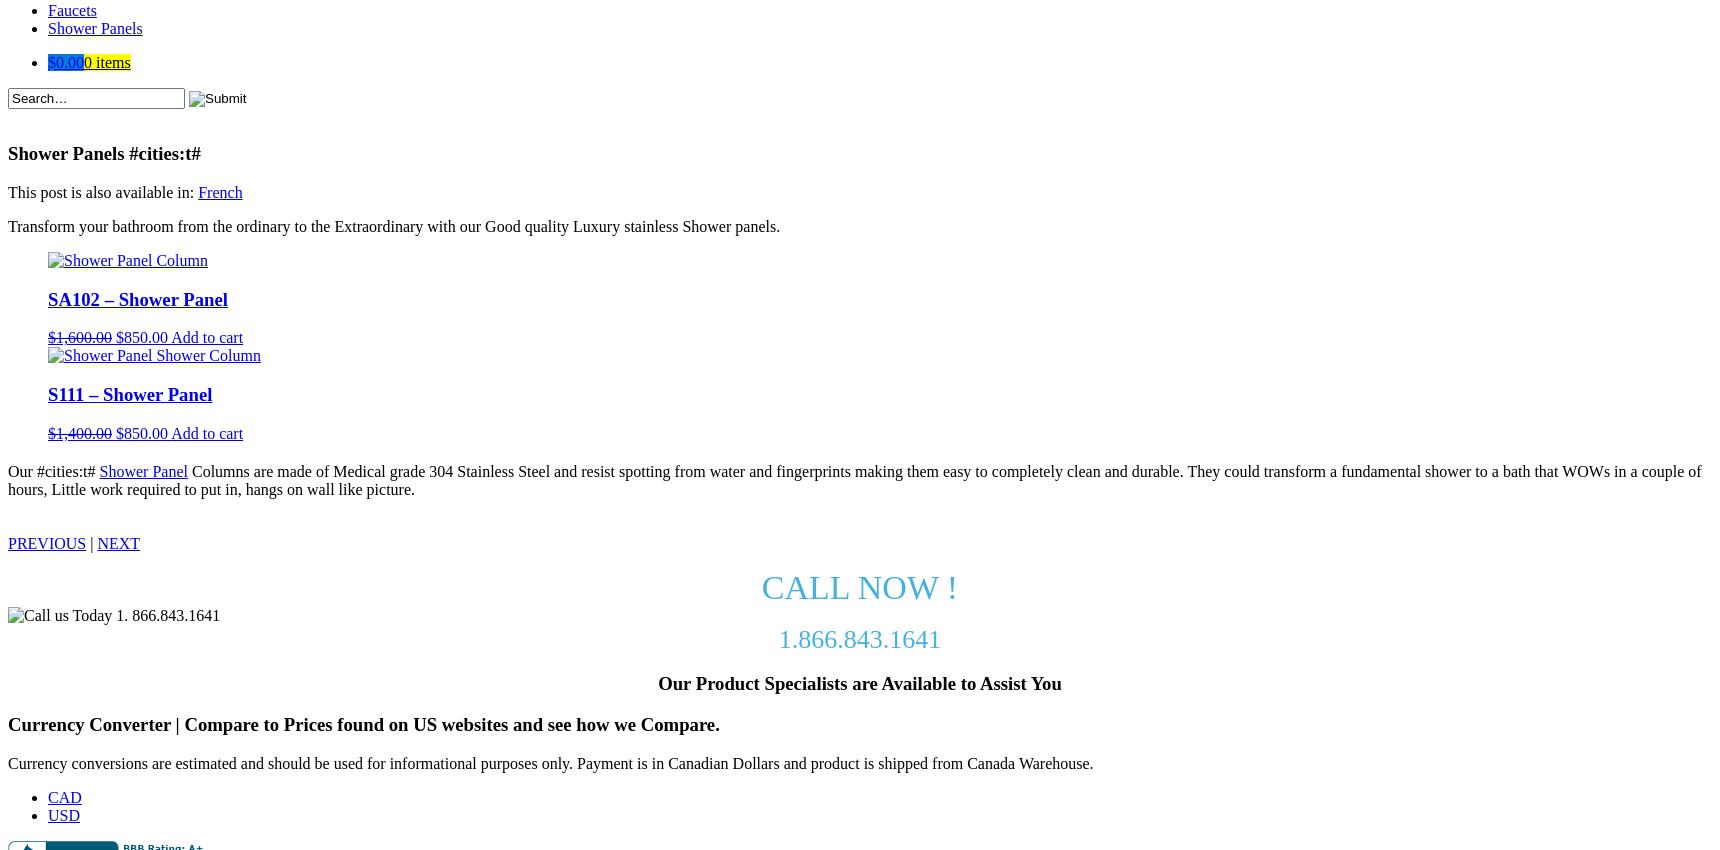 The image size is (1720, 850). I want to click on 'CAD', so click(46, 795).